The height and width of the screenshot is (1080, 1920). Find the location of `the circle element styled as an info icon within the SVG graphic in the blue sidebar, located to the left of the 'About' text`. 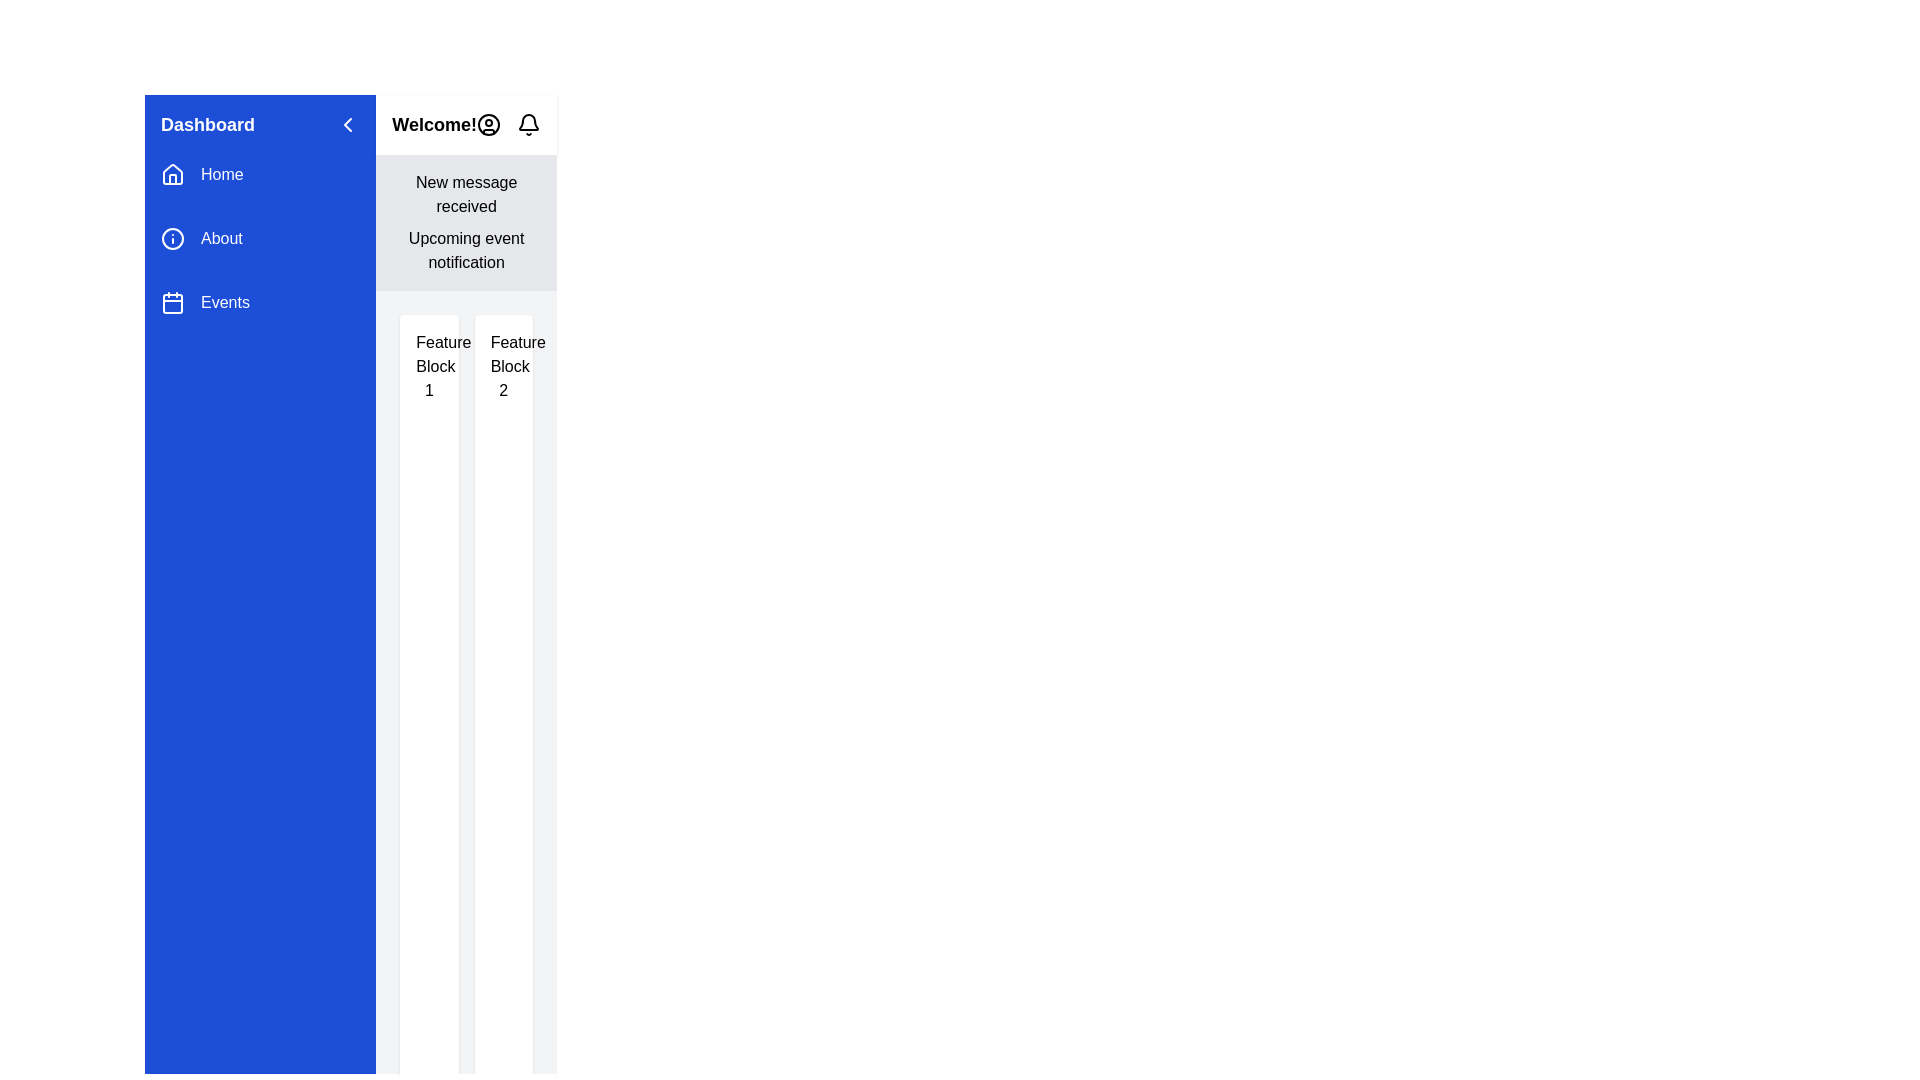

the circle element styled as an info icon within the SVG graphic in the blue sidebar, located to the left of the 'About' text is located at coordinates (172, 238).